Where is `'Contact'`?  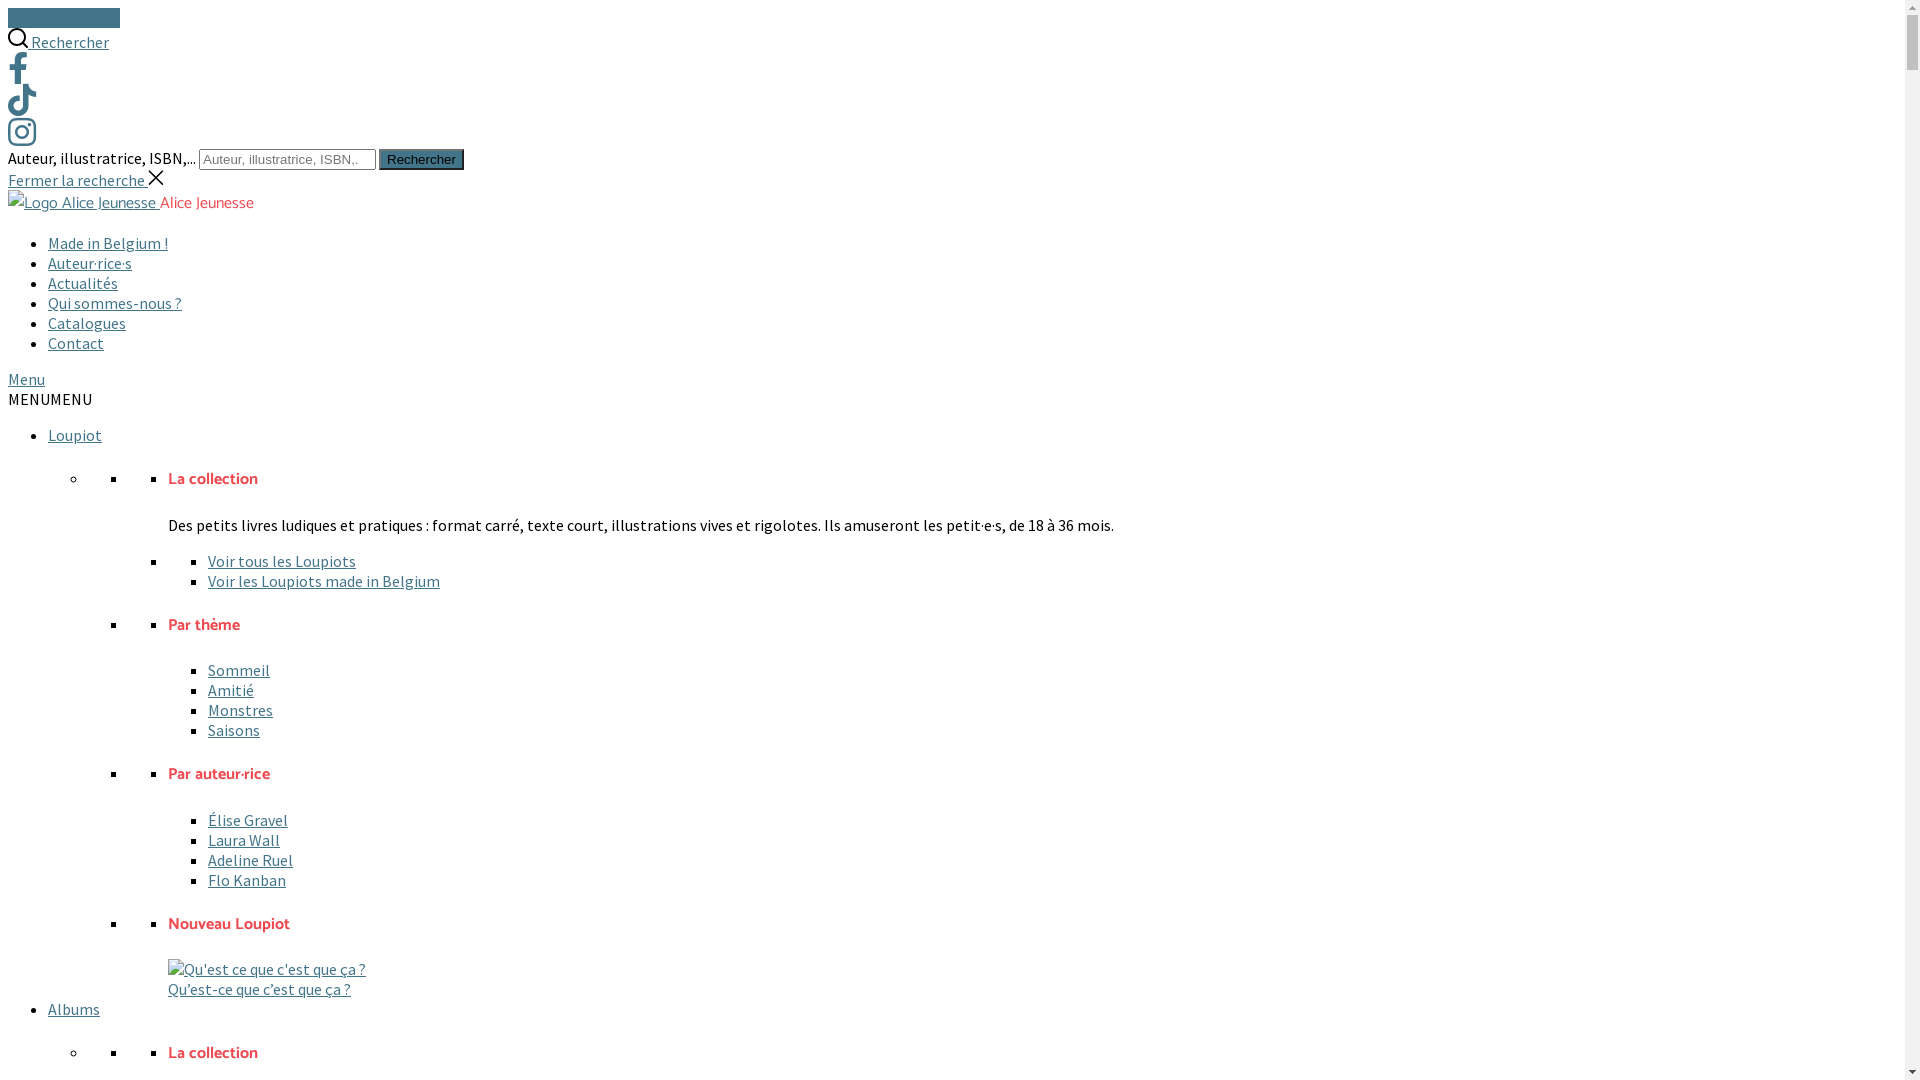
'Contact' is located at coordinates (76, 342).